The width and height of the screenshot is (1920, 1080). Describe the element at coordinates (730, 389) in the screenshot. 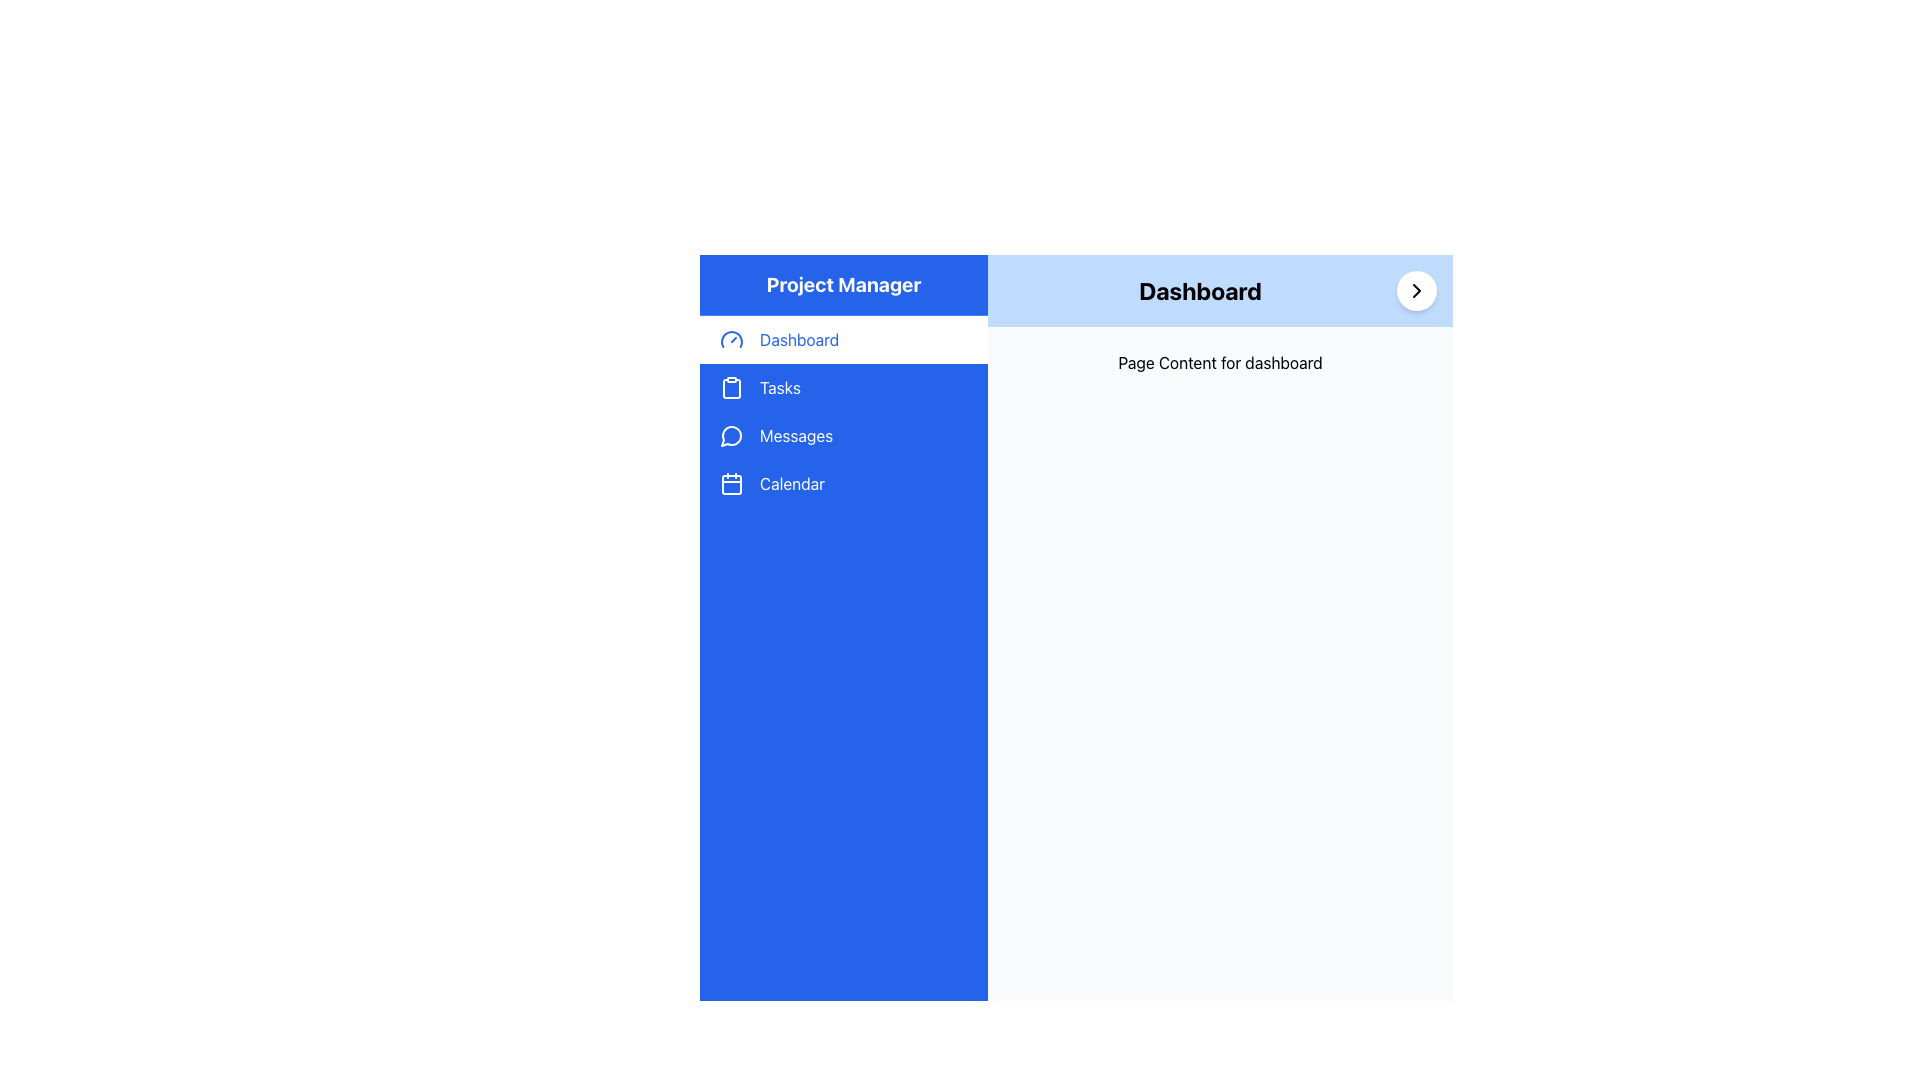

I see `the lower part of the clipboard icon associated with the 'Tasks' menu item in the main navigation panel` at that location.